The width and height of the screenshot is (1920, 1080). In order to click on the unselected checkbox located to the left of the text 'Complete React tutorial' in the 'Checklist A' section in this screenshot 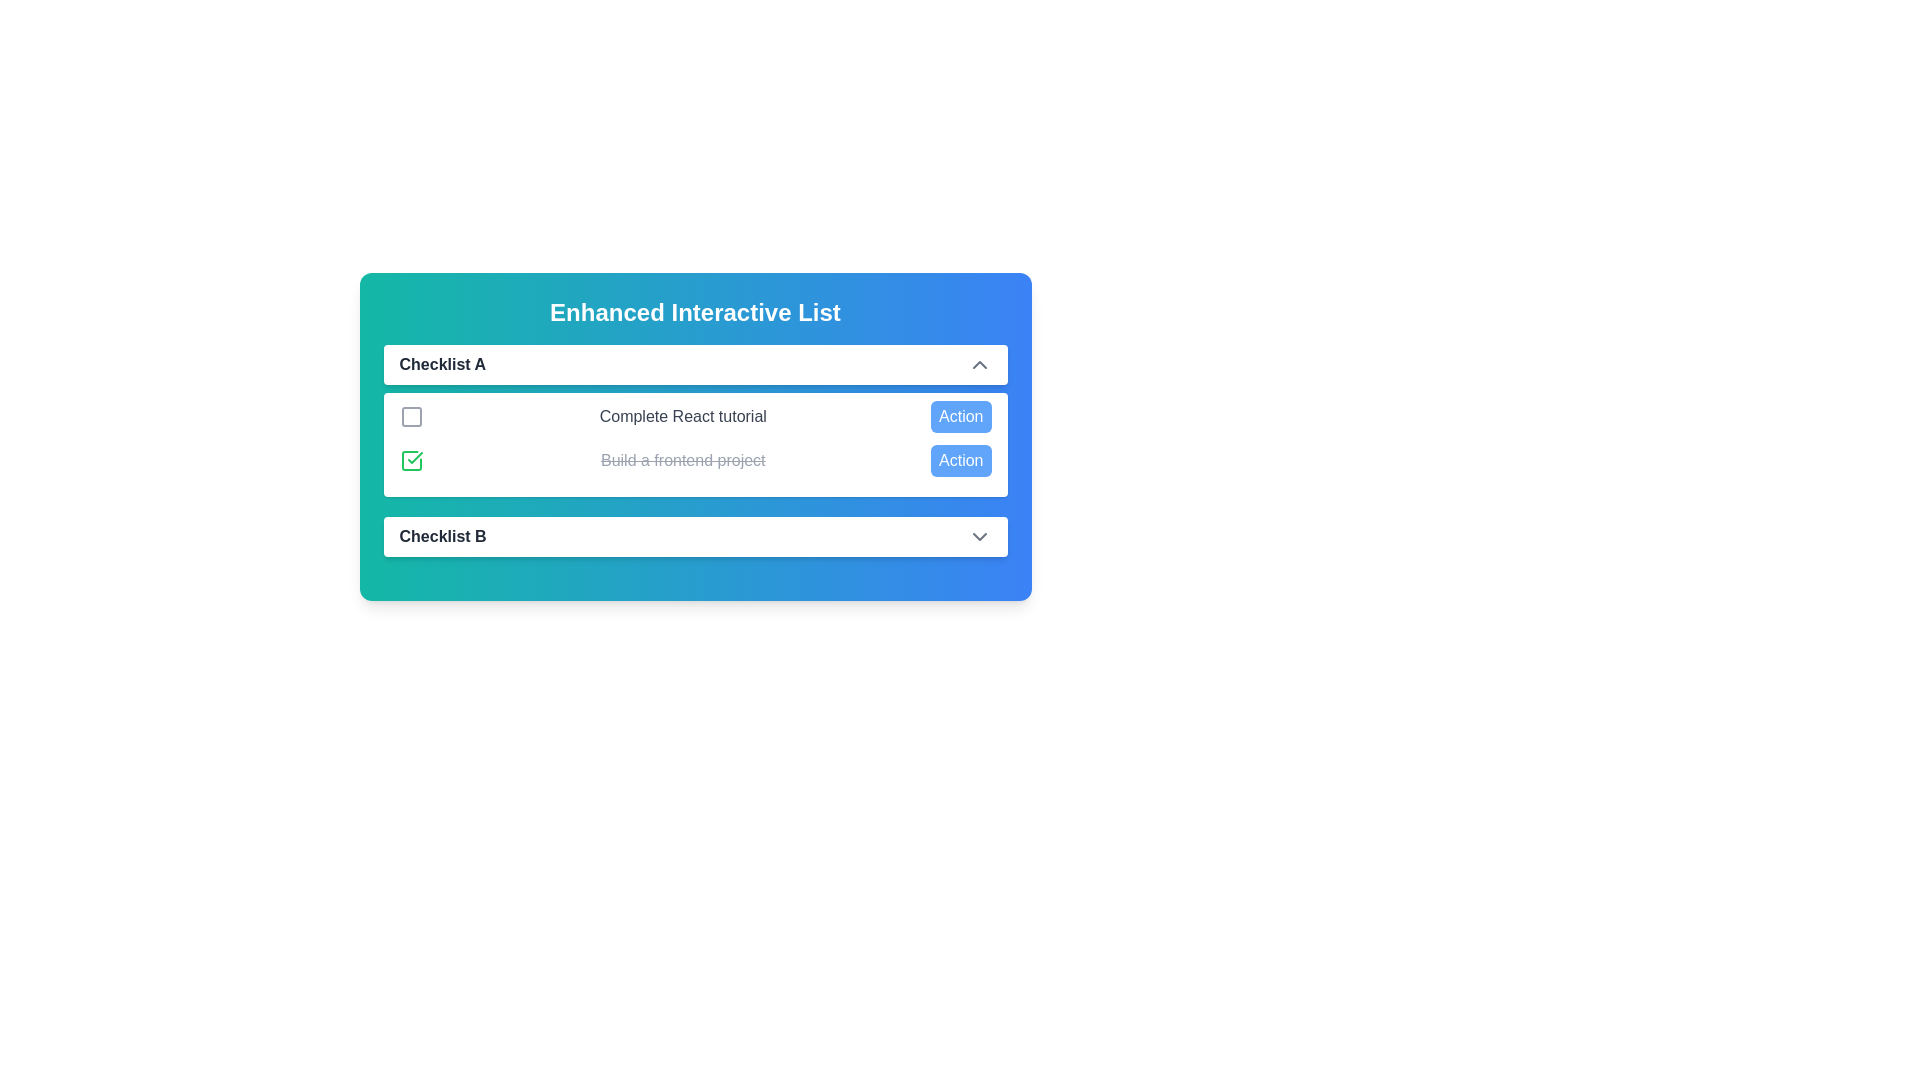, I will do `click(410, 415)`.